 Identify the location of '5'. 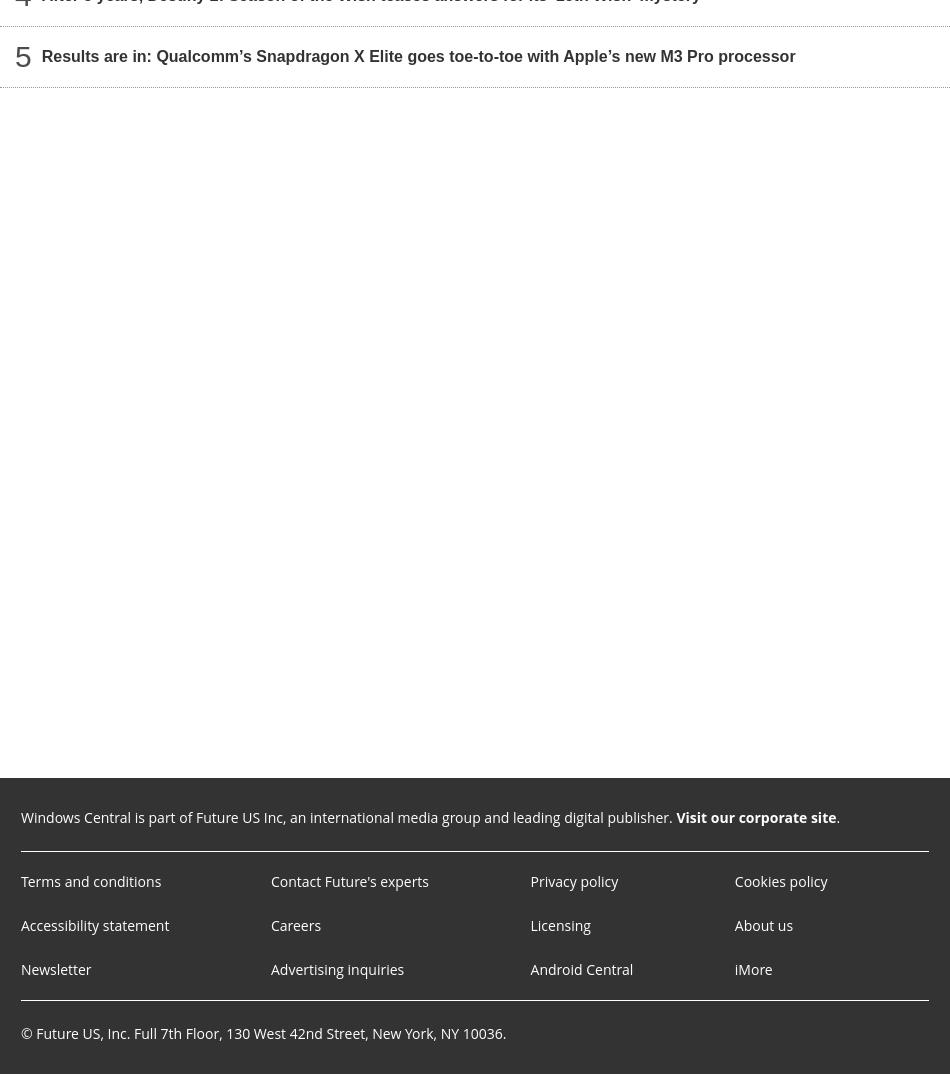
(22, 56).